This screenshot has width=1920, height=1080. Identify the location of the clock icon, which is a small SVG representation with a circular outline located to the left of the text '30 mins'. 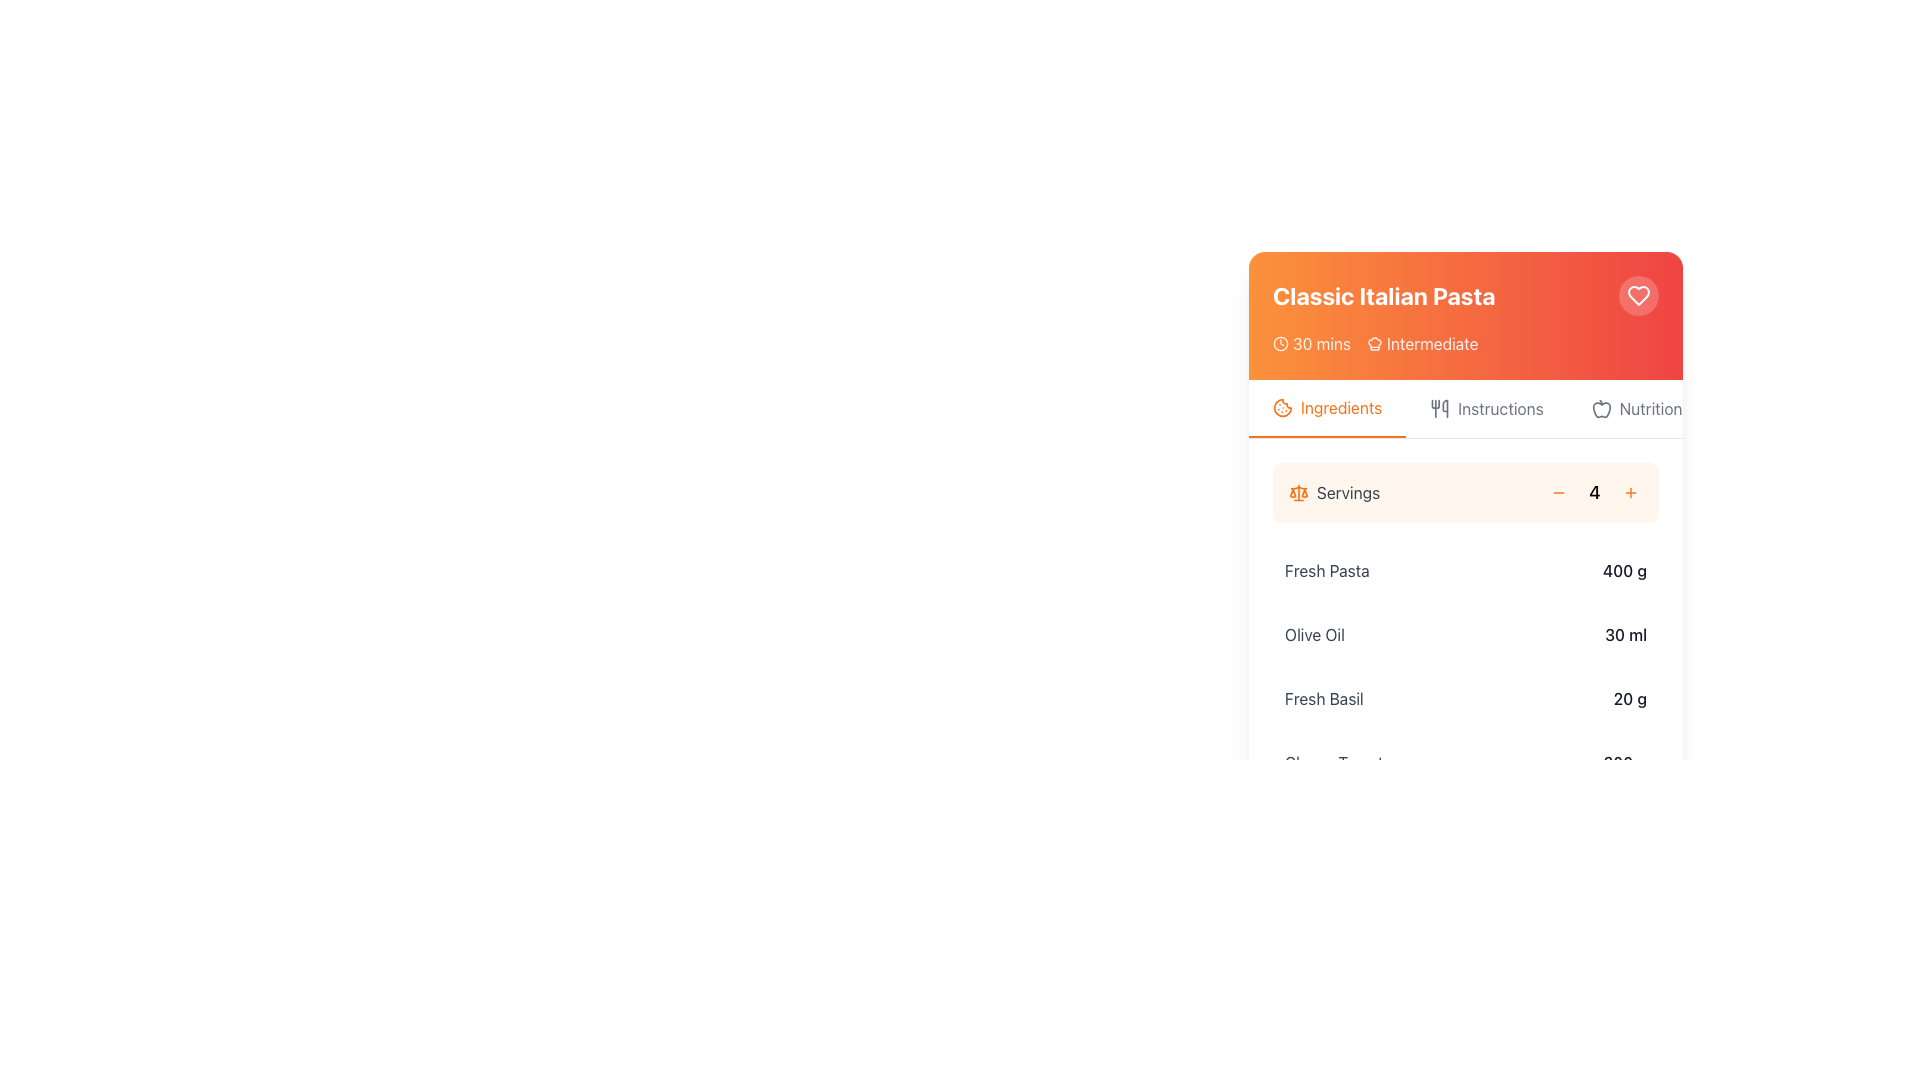
(1281, 342).